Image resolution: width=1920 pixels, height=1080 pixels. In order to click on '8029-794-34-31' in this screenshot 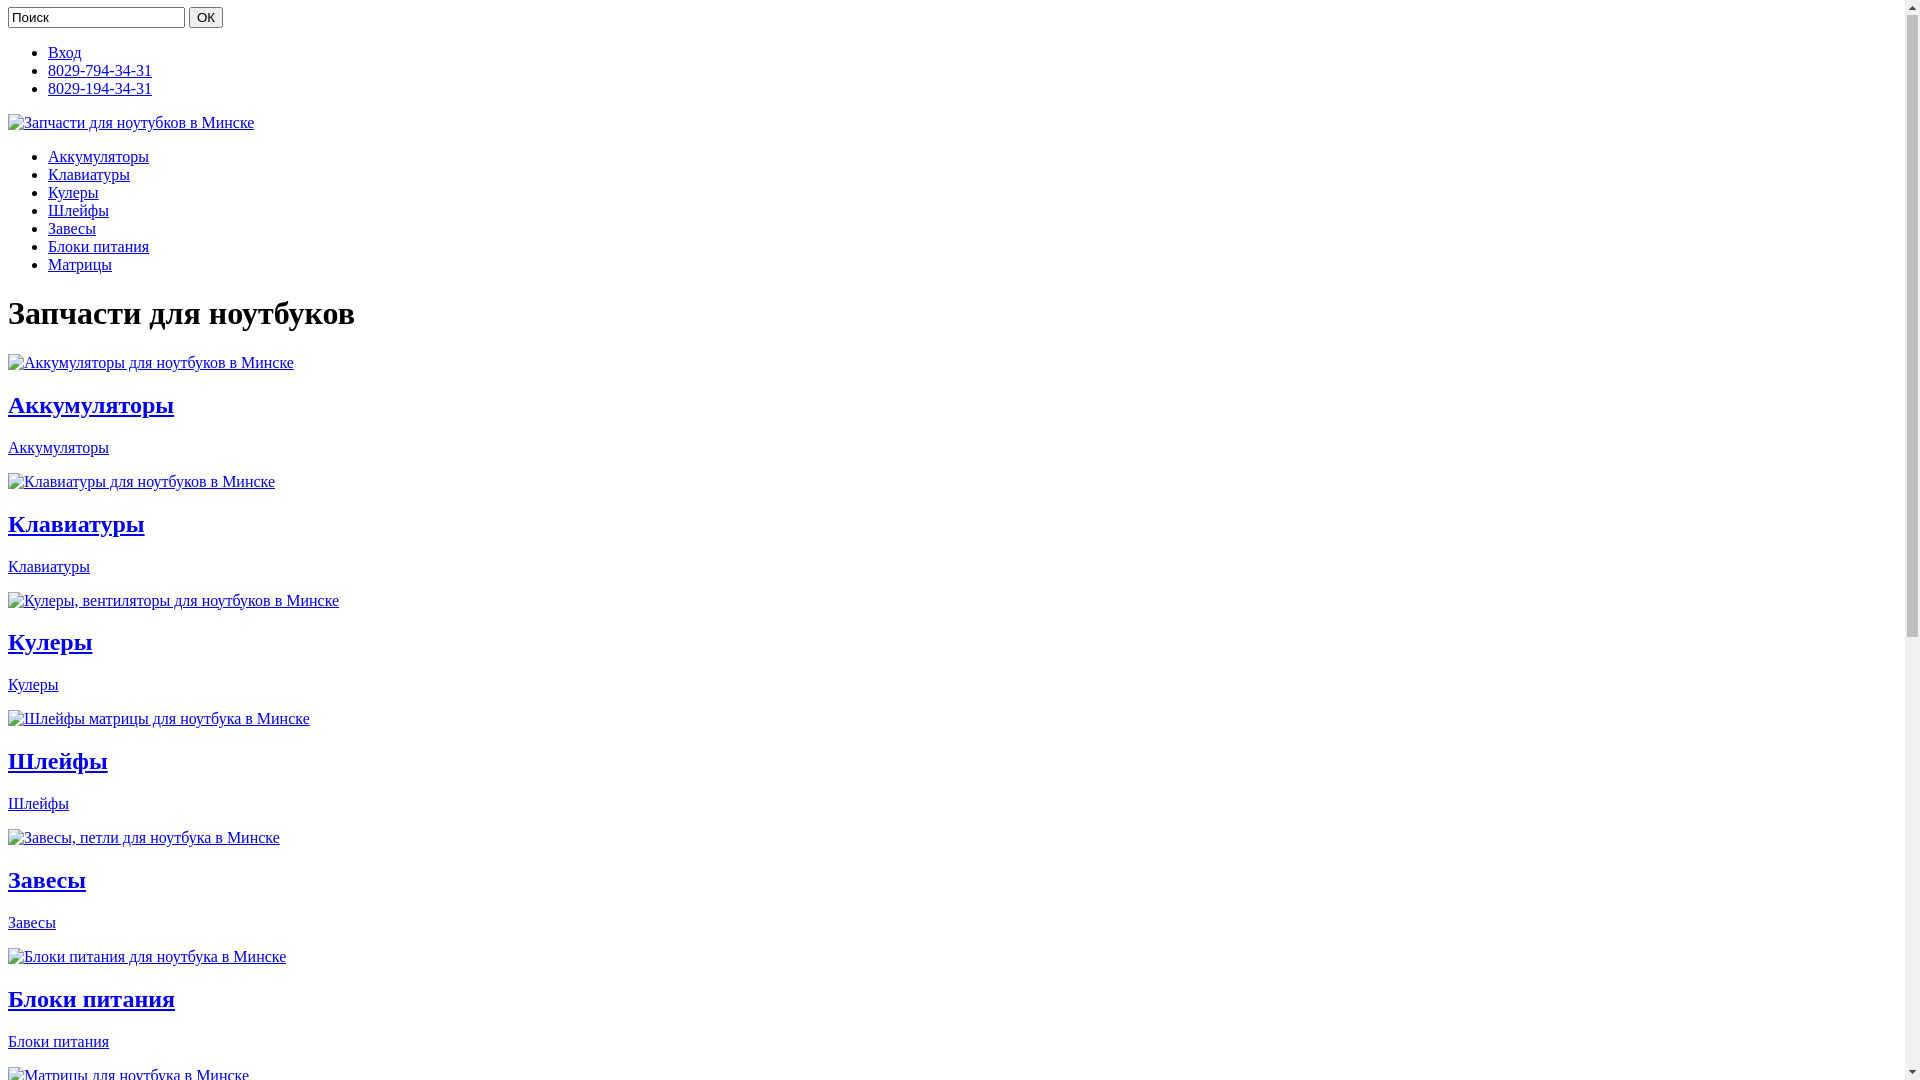, I will do `click(99, 70)`.